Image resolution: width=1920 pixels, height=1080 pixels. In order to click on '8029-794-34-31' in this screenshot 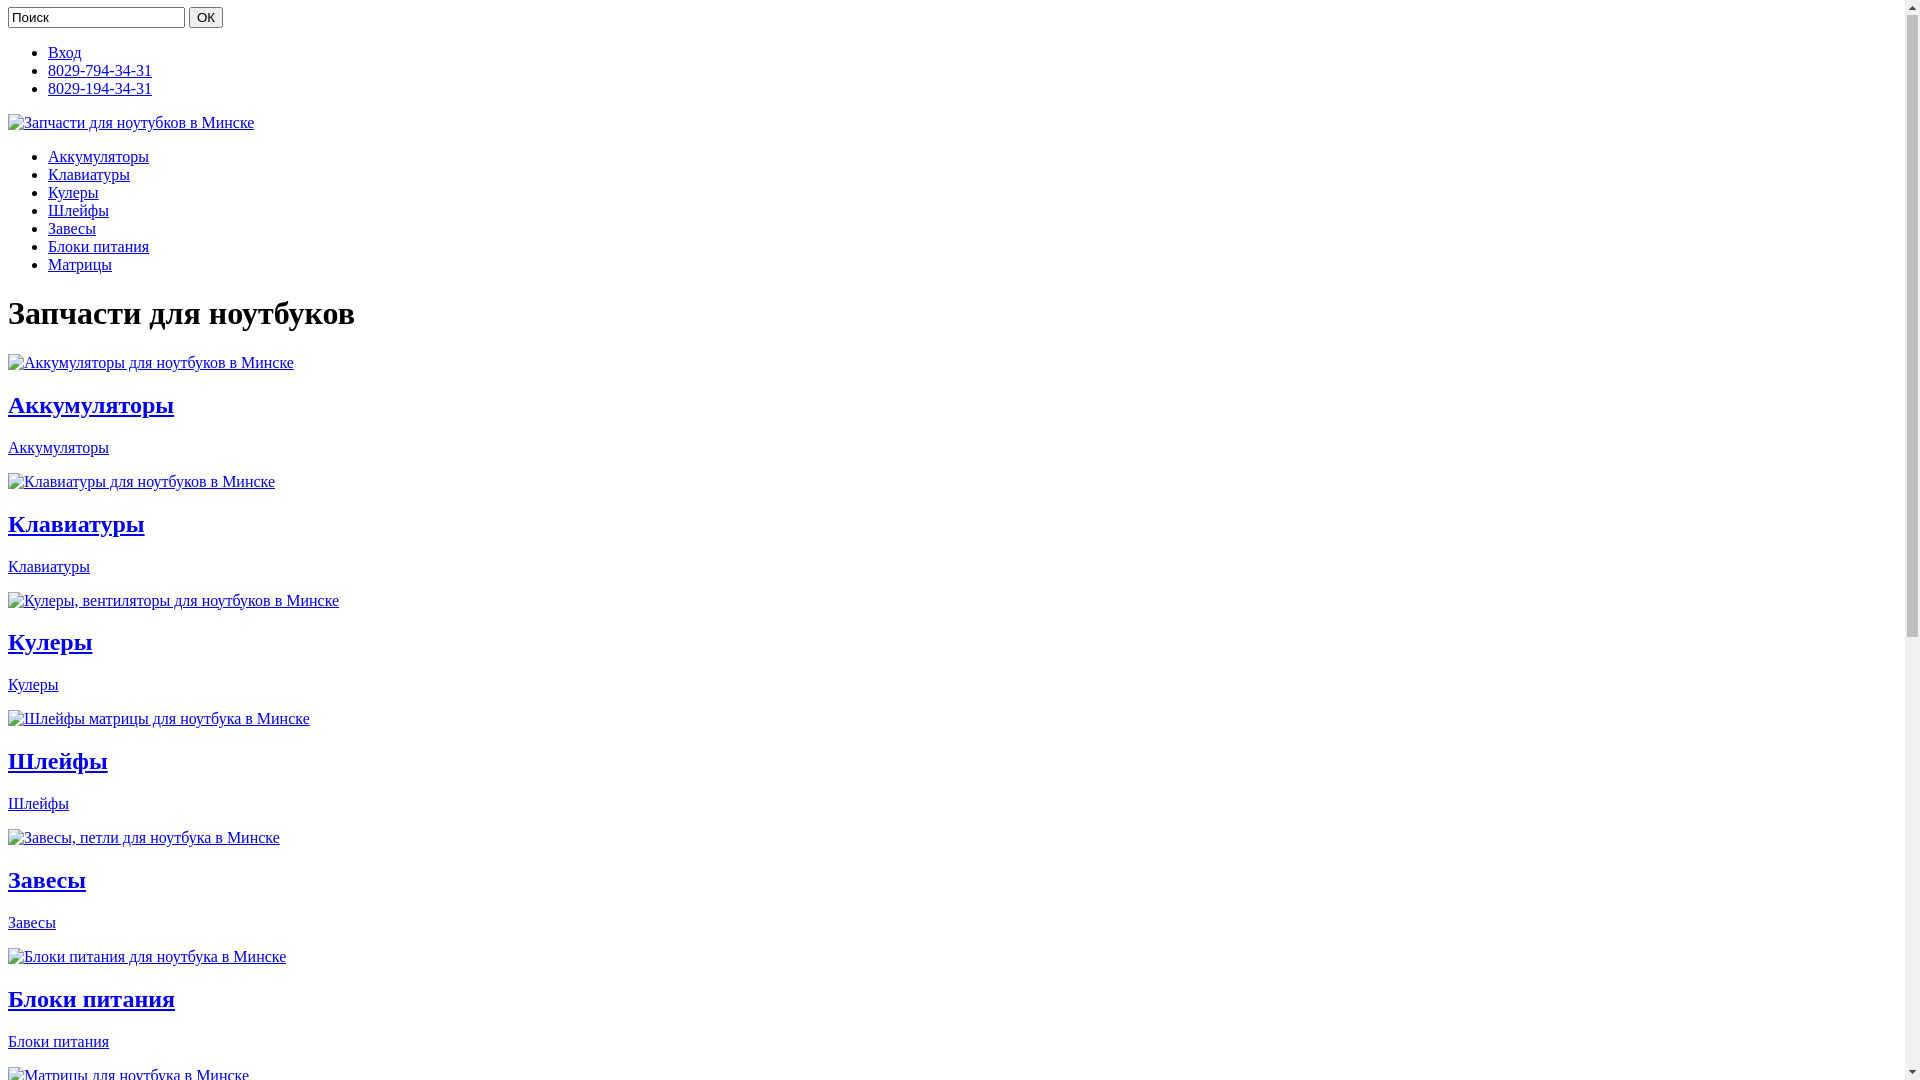, I will do `click(99, 70)`.